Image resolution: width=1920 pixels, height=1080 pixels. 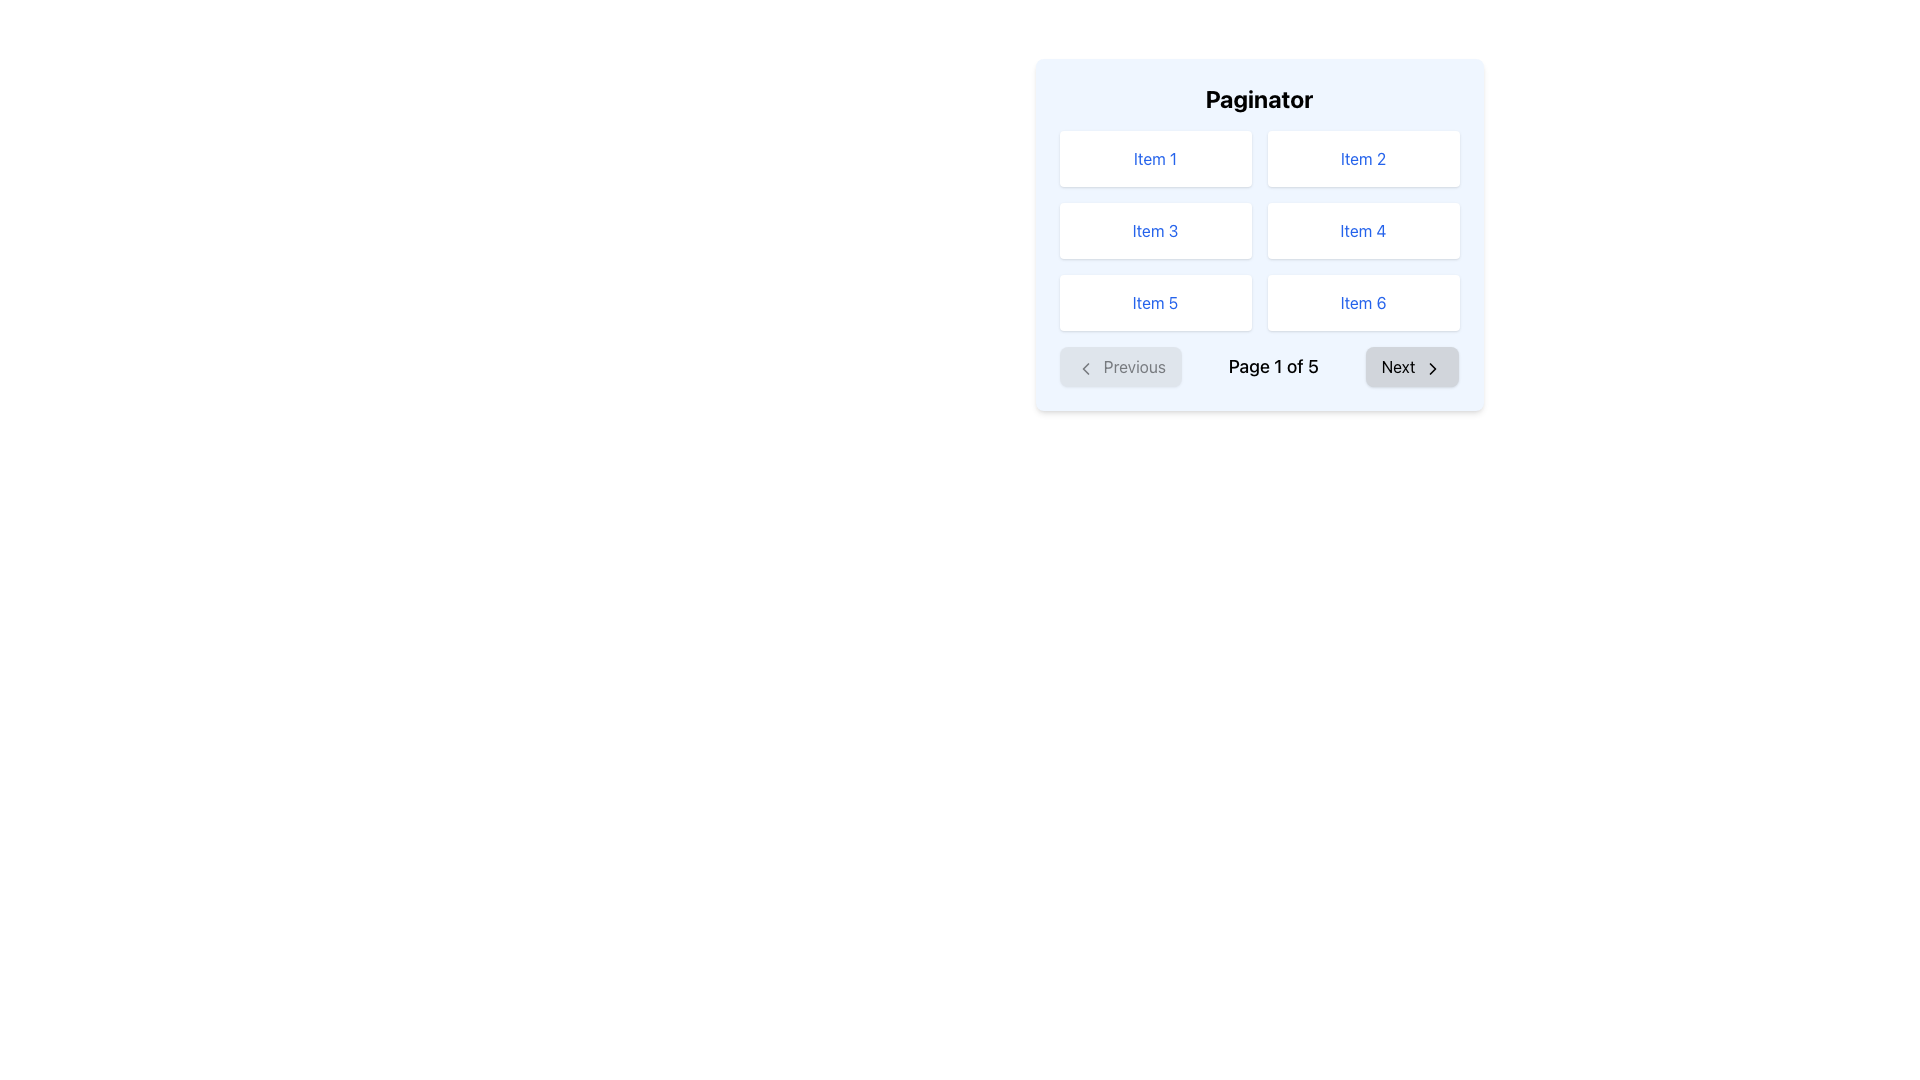 What do you see at coordinates (1432, 368) in the screenshot?
I see `the rightward-pointing chevron icon located in the paginator component, positioned to the right of the 'Next' button` at bounding box center [1432, 368].